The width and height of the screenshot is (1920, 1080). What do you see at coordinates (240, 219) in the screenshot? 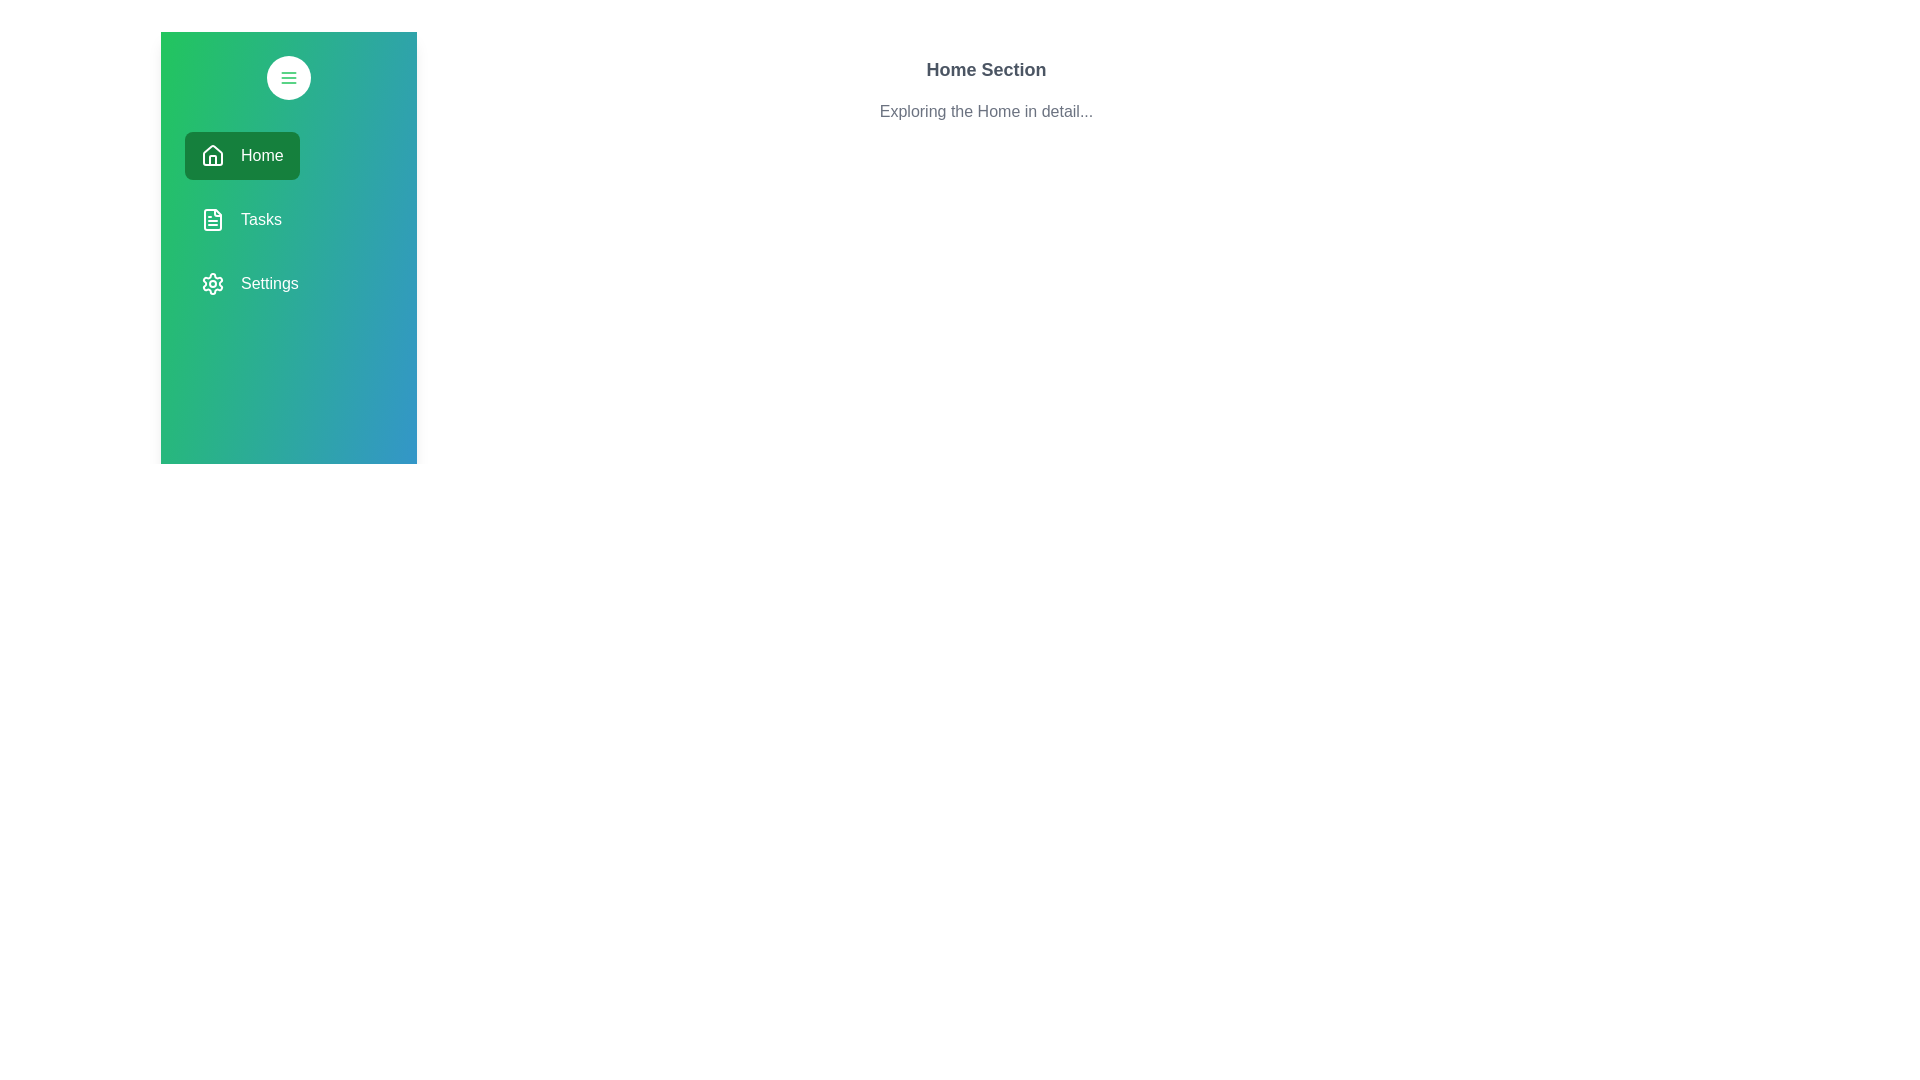
I see `the second button in the vertical menu` at bounding box center [240, 219].